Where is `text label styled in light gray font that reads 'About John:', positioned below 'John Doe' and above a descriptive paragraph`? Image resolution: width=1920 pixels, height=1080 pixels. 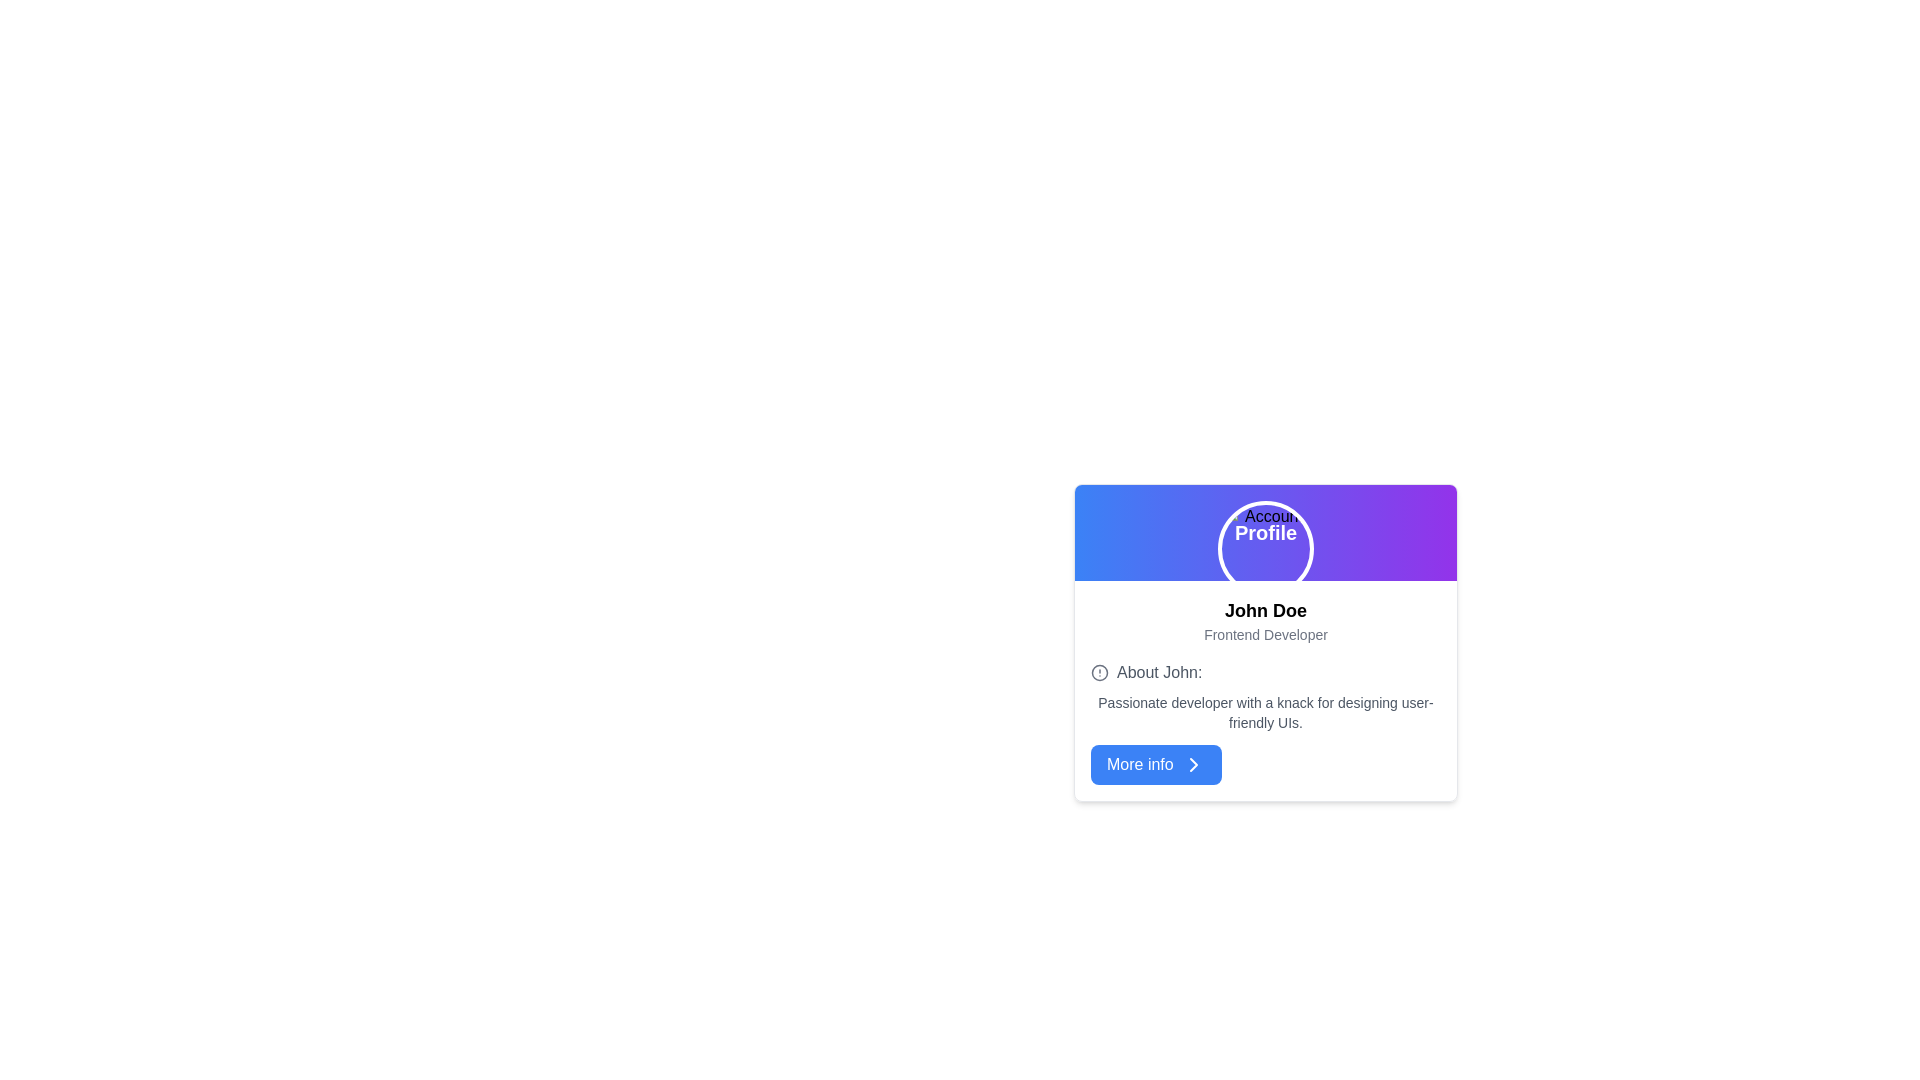 text label styled in light gray font that reads 'About John:', positioned below 'John Doe' and above a descriptive paragraph is located at coordinates (1159, 672).